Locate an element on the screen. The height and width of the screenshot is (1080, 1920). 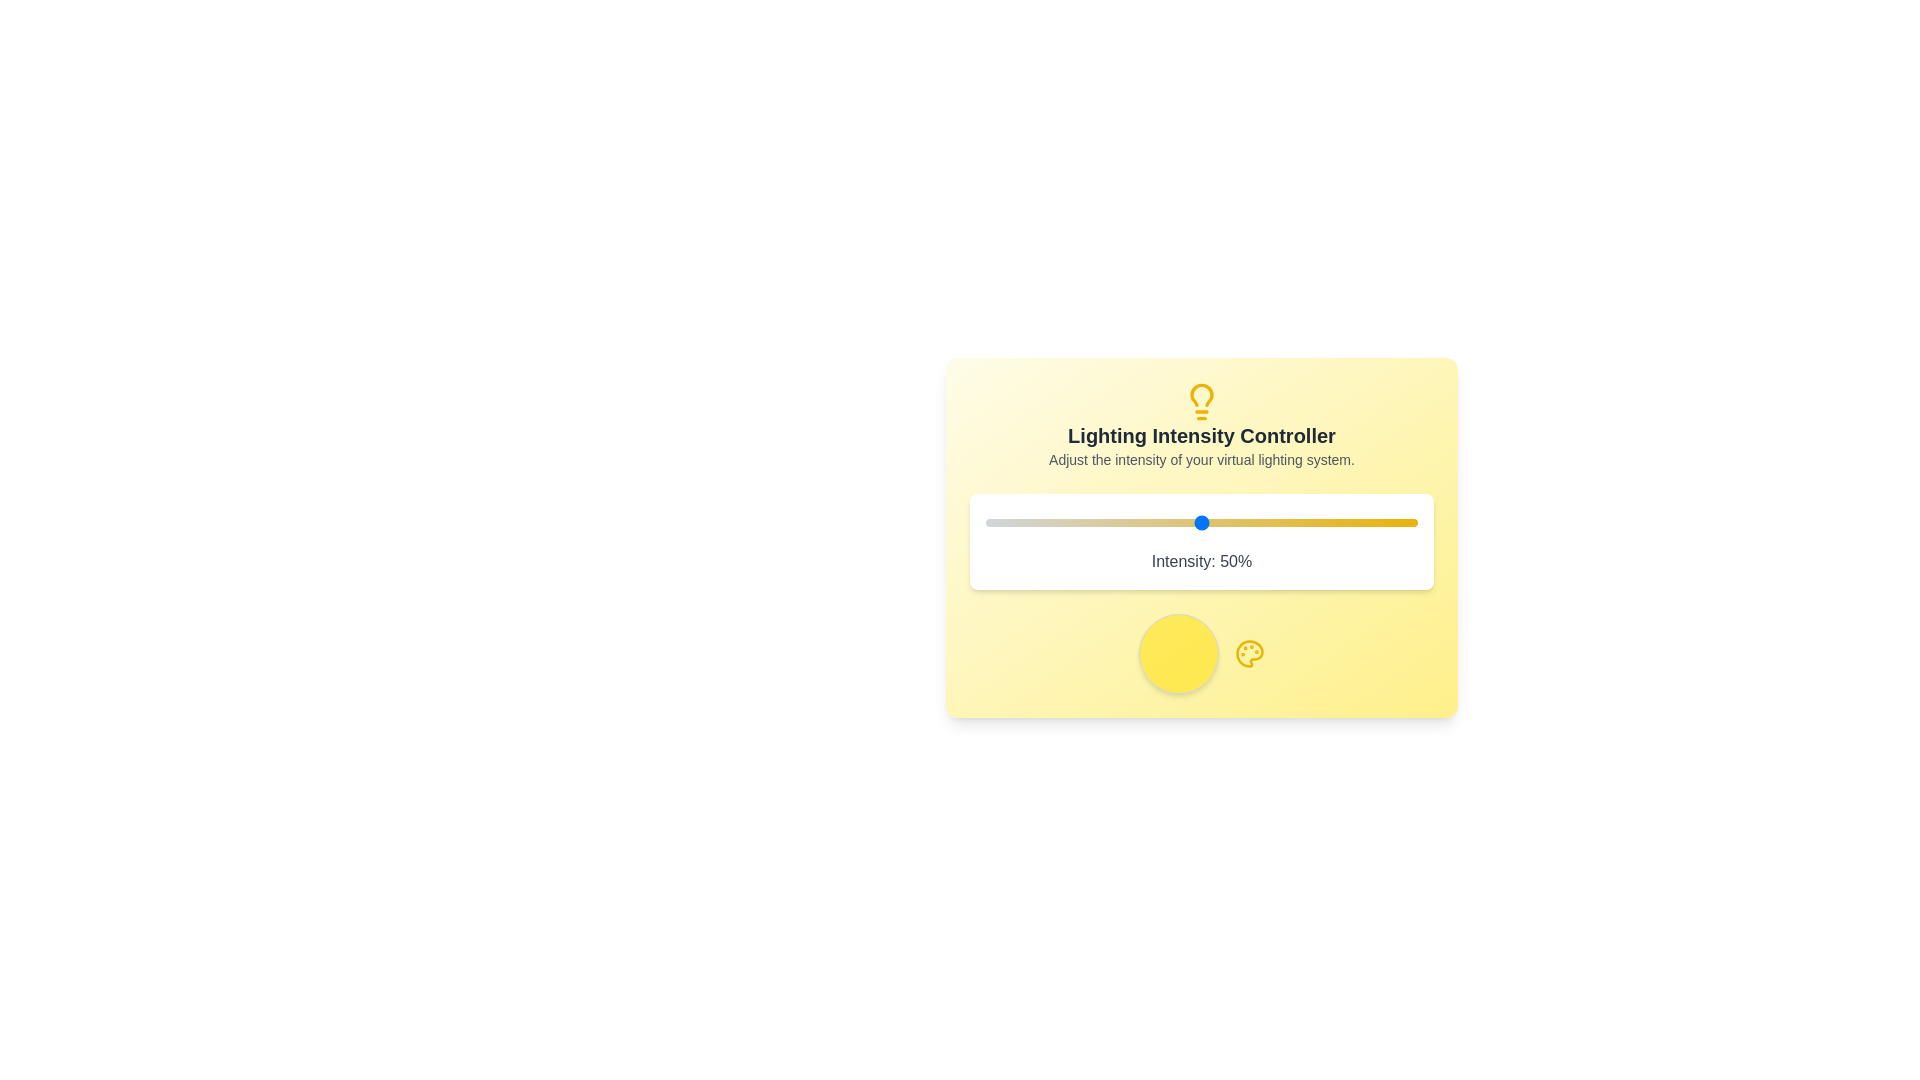
the slider to set the lighting intensity to 67% is located at coordinates (1274, 522).